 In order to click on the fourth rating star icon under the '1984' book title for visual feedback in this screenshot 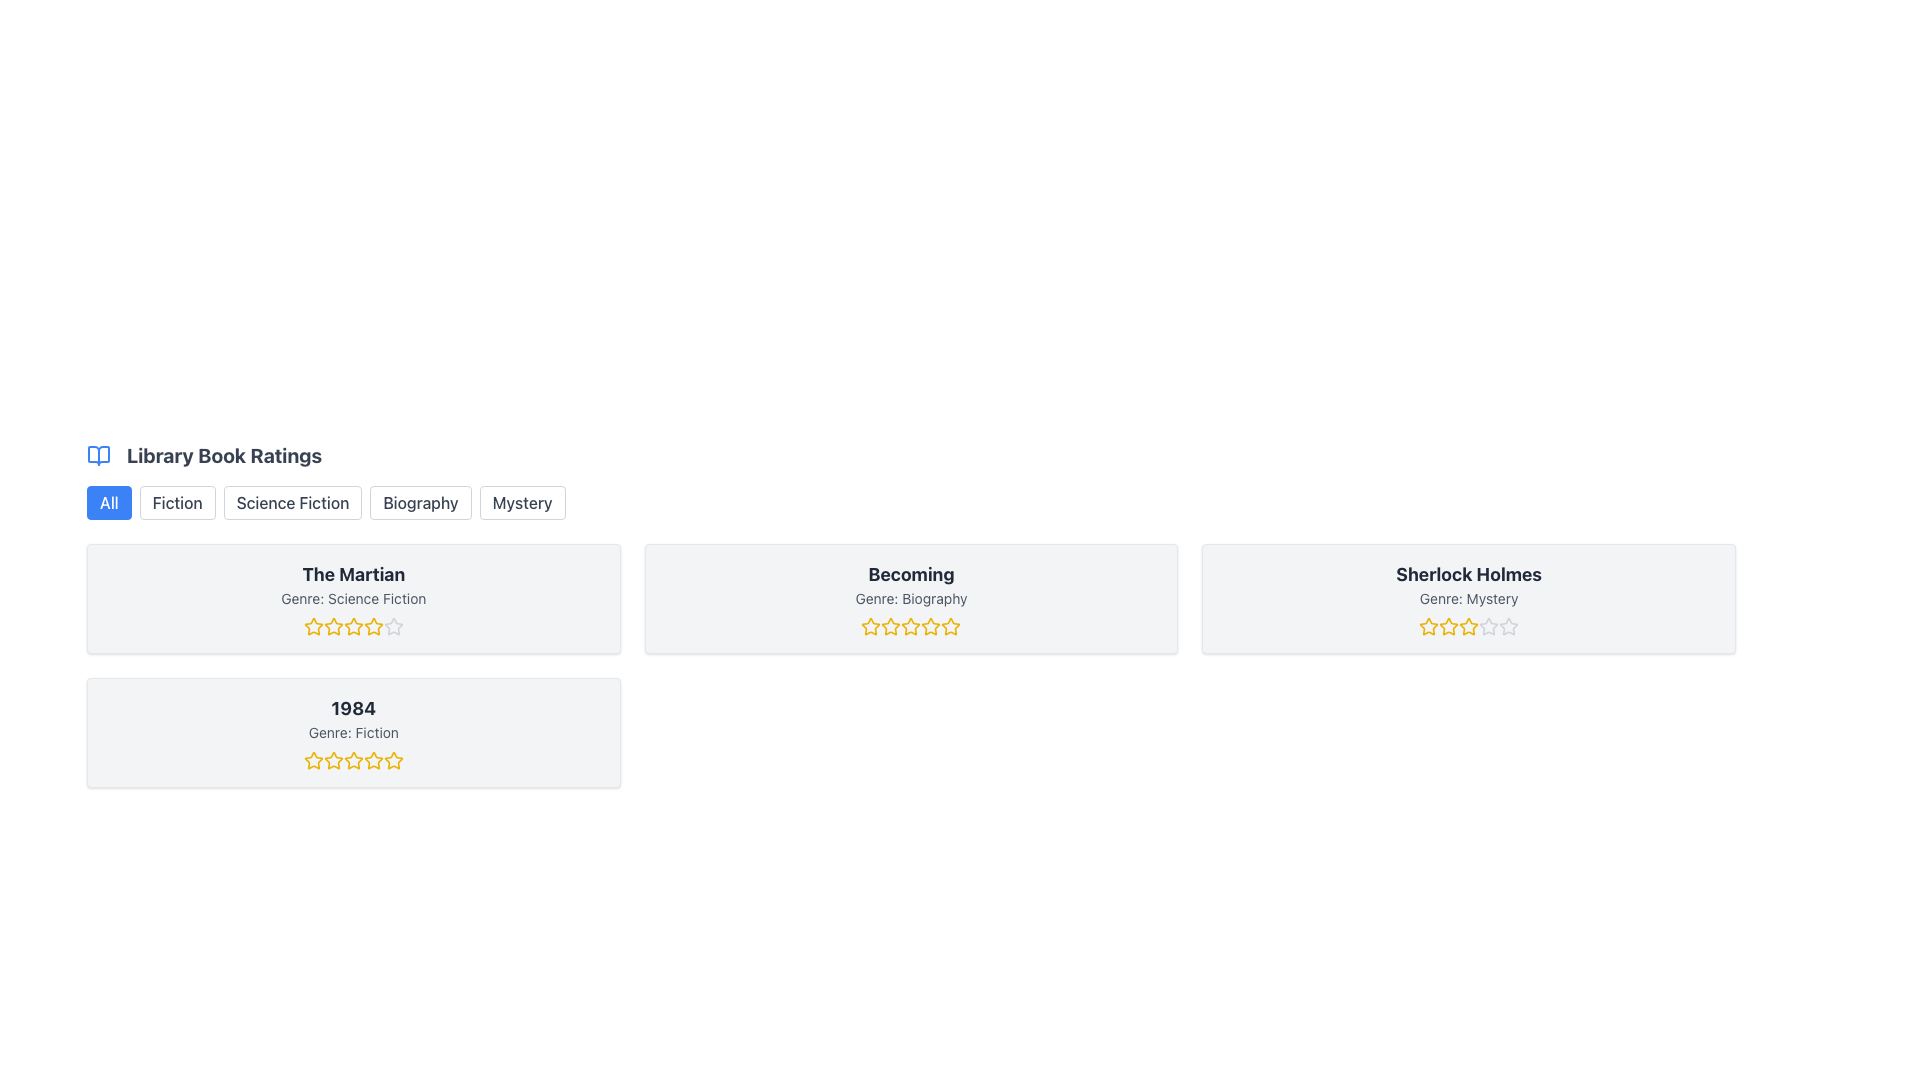, I will do `click(373, 760)`.